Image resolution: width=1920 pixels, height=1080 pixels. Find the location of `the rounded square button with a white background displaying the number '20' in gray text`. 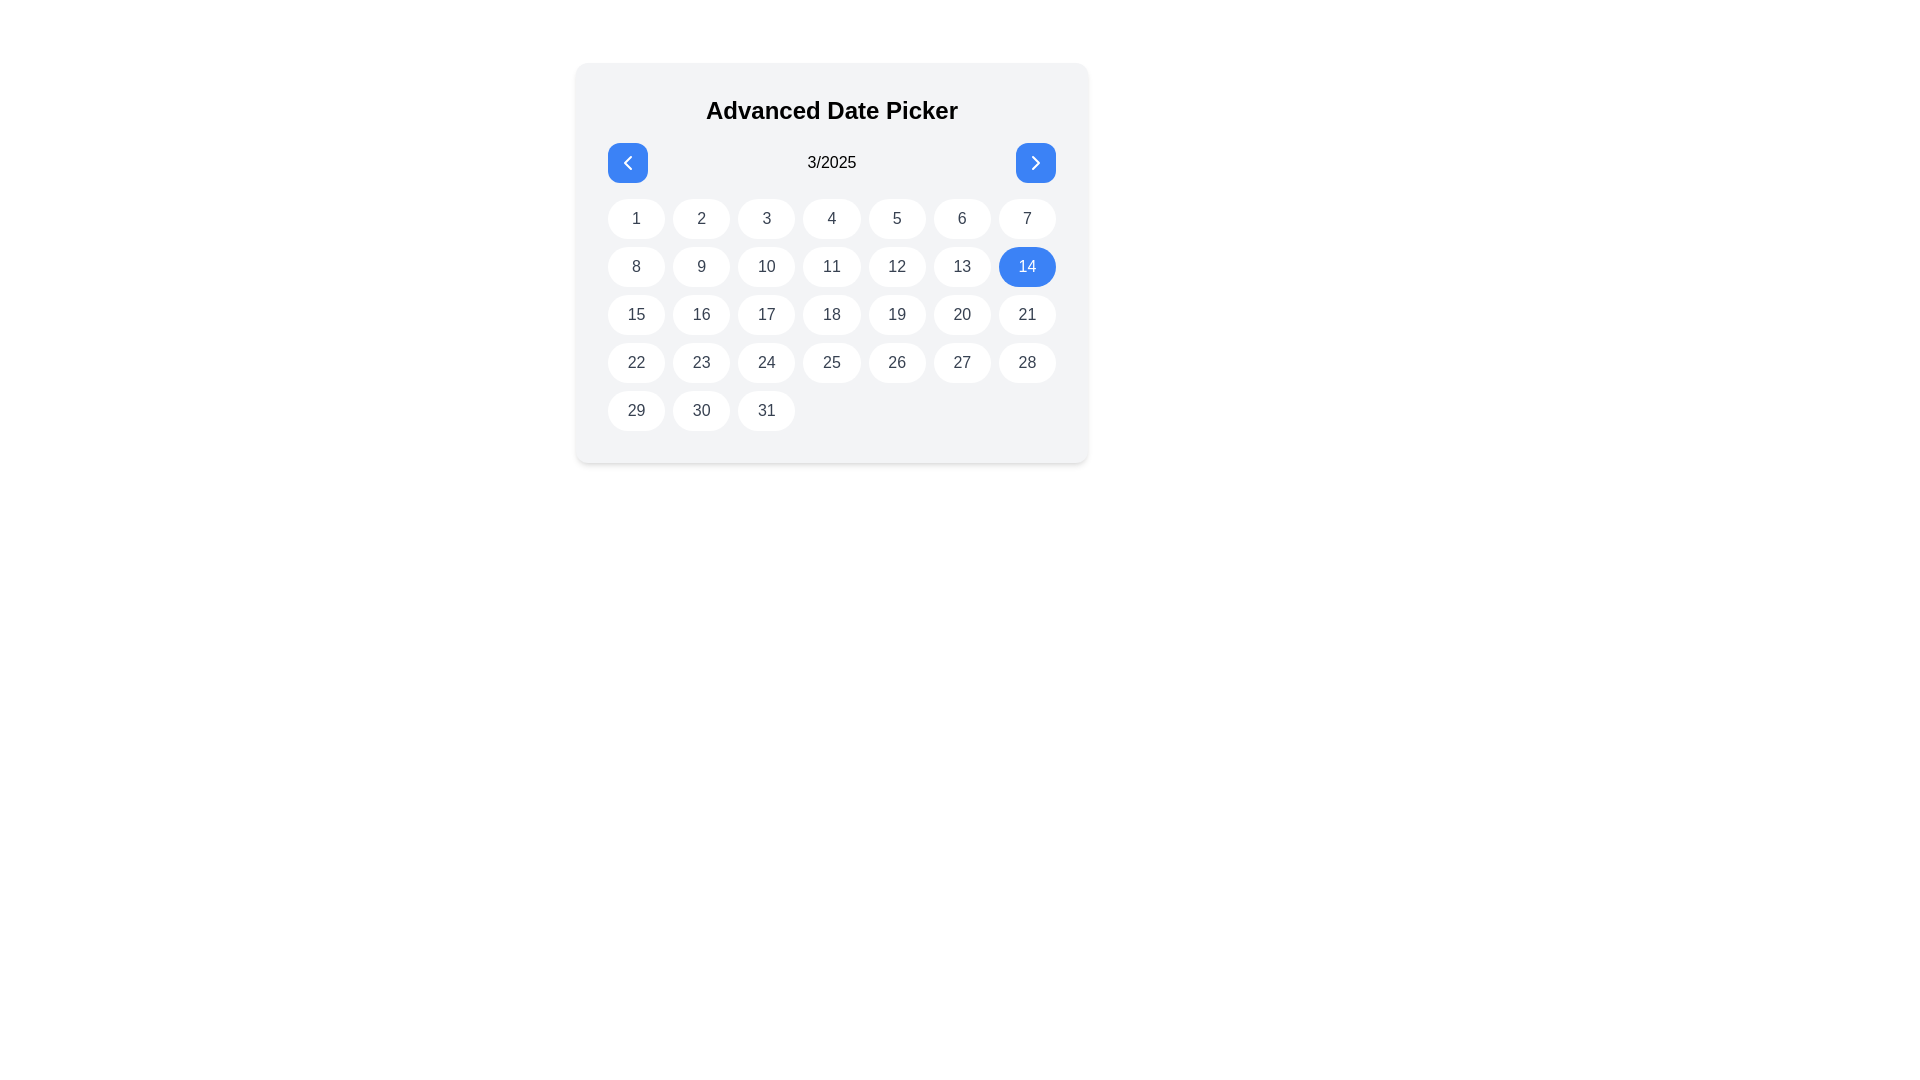

the rounded square button with a white background displaying the number '20' in gray text is located at coordinates (961, 315).